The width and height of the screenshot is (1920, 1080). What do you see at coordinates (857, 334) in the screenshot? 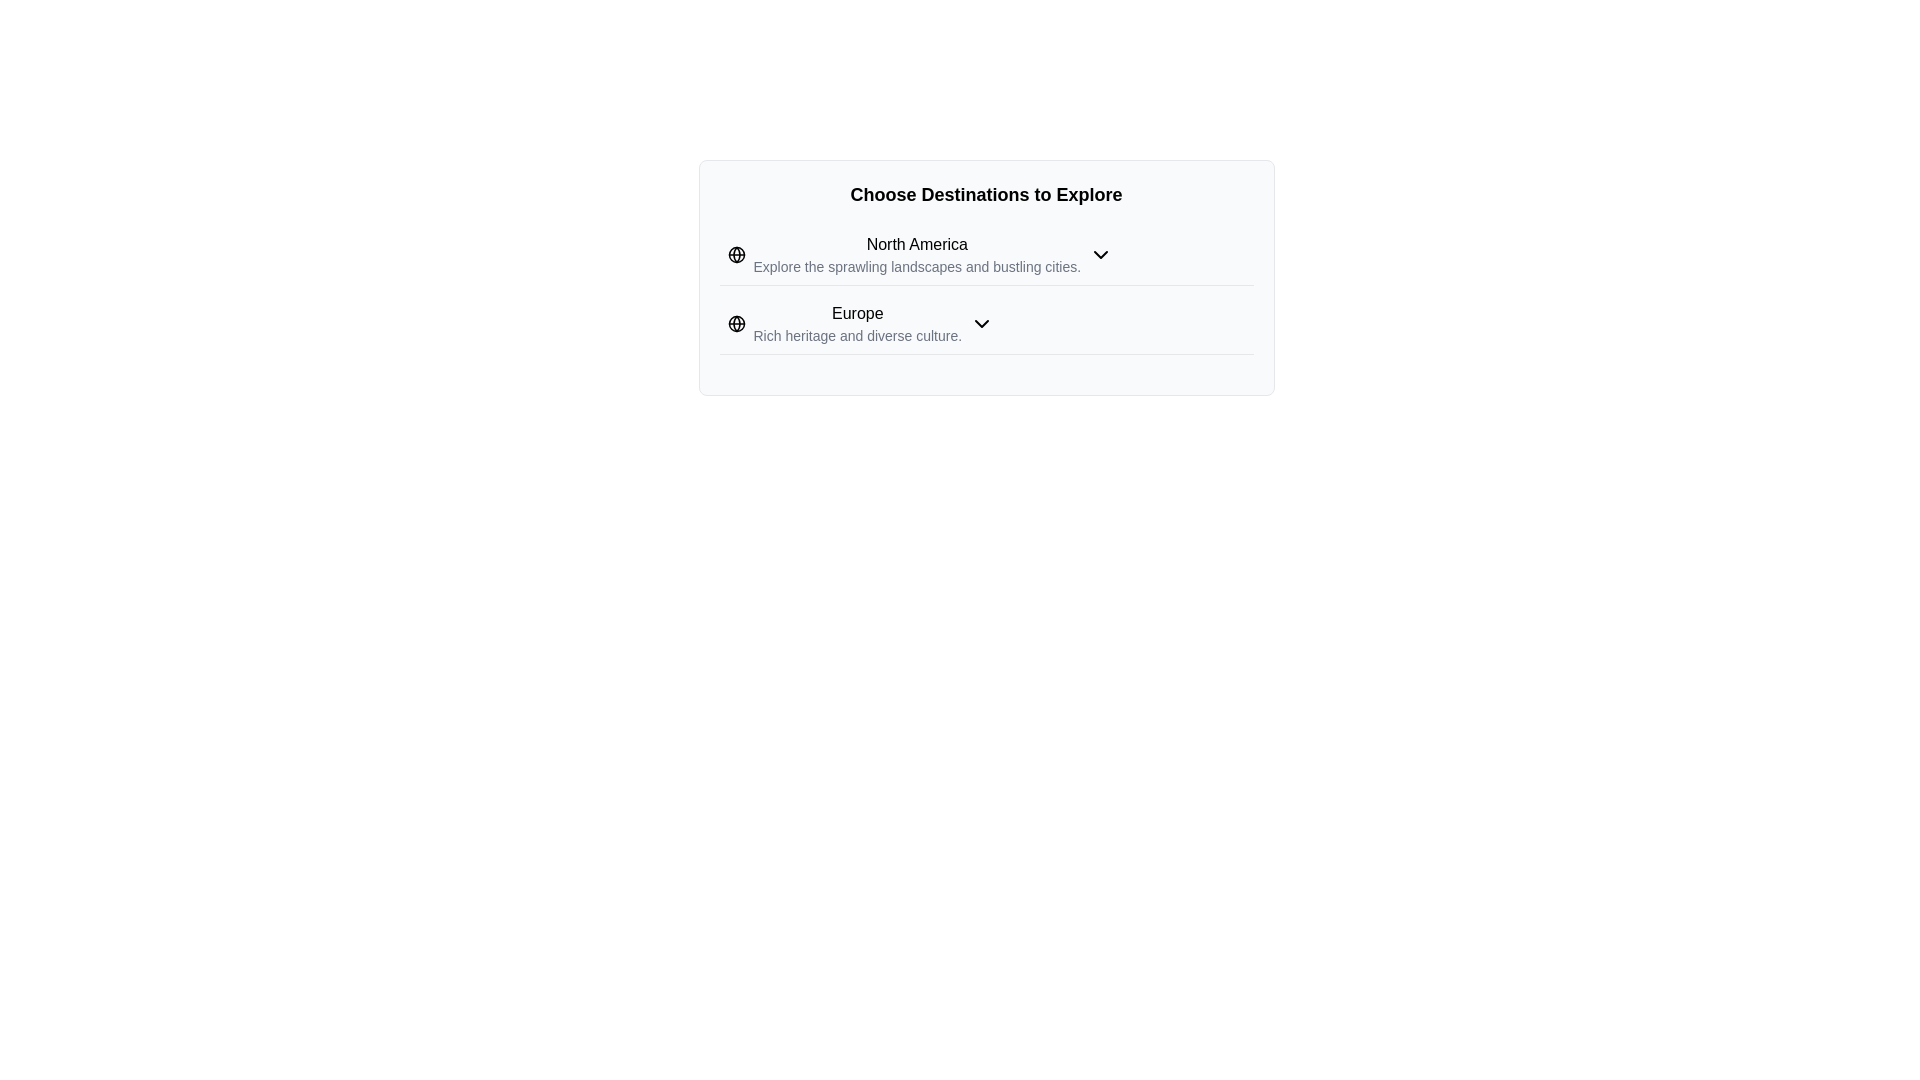
I see `the informational text entry located directly below the heading 'Europe' in the list of destinations` at bounding box center [857, 334].